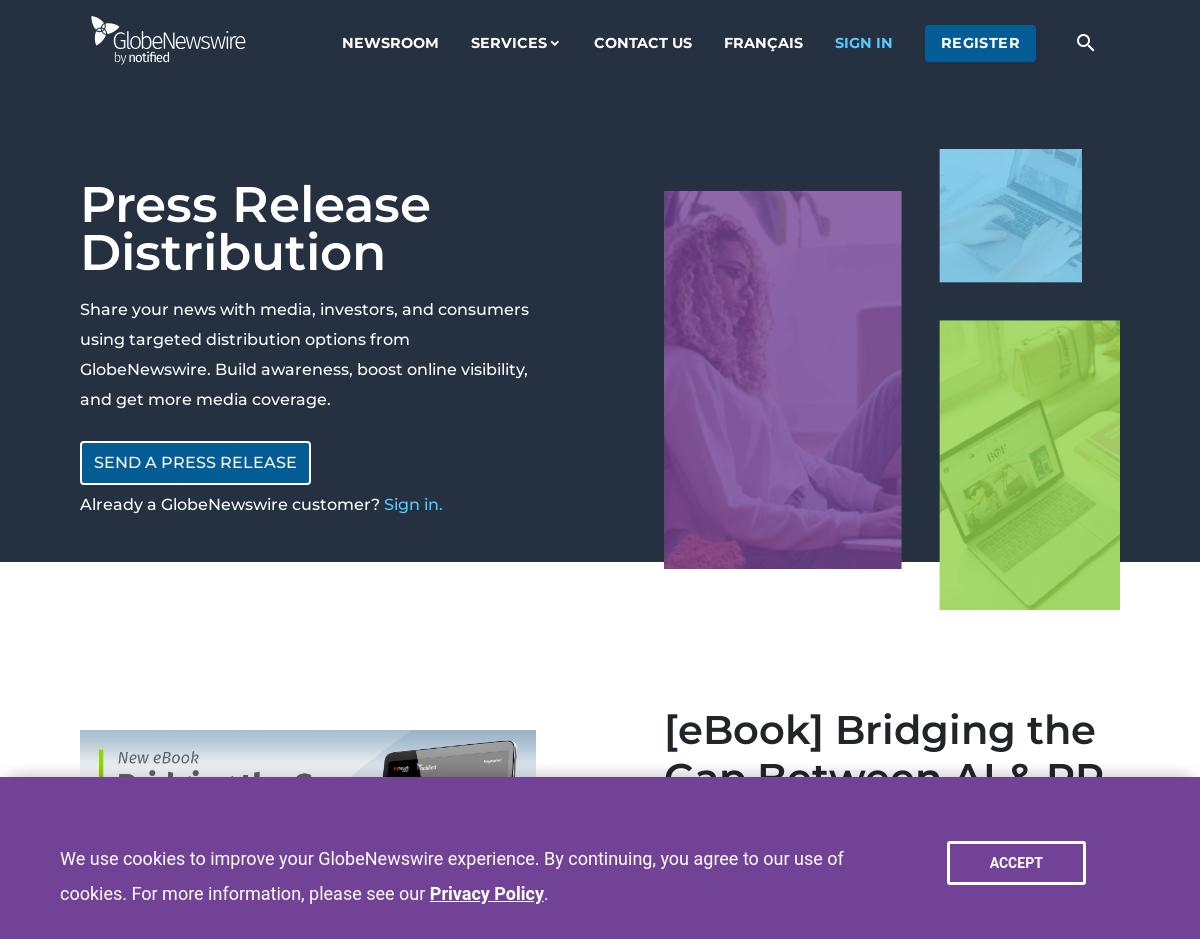 This screenshot has width=1200, height=939. I want to click on 'Already a GlobeNewswire customer?', so click(80, 503).